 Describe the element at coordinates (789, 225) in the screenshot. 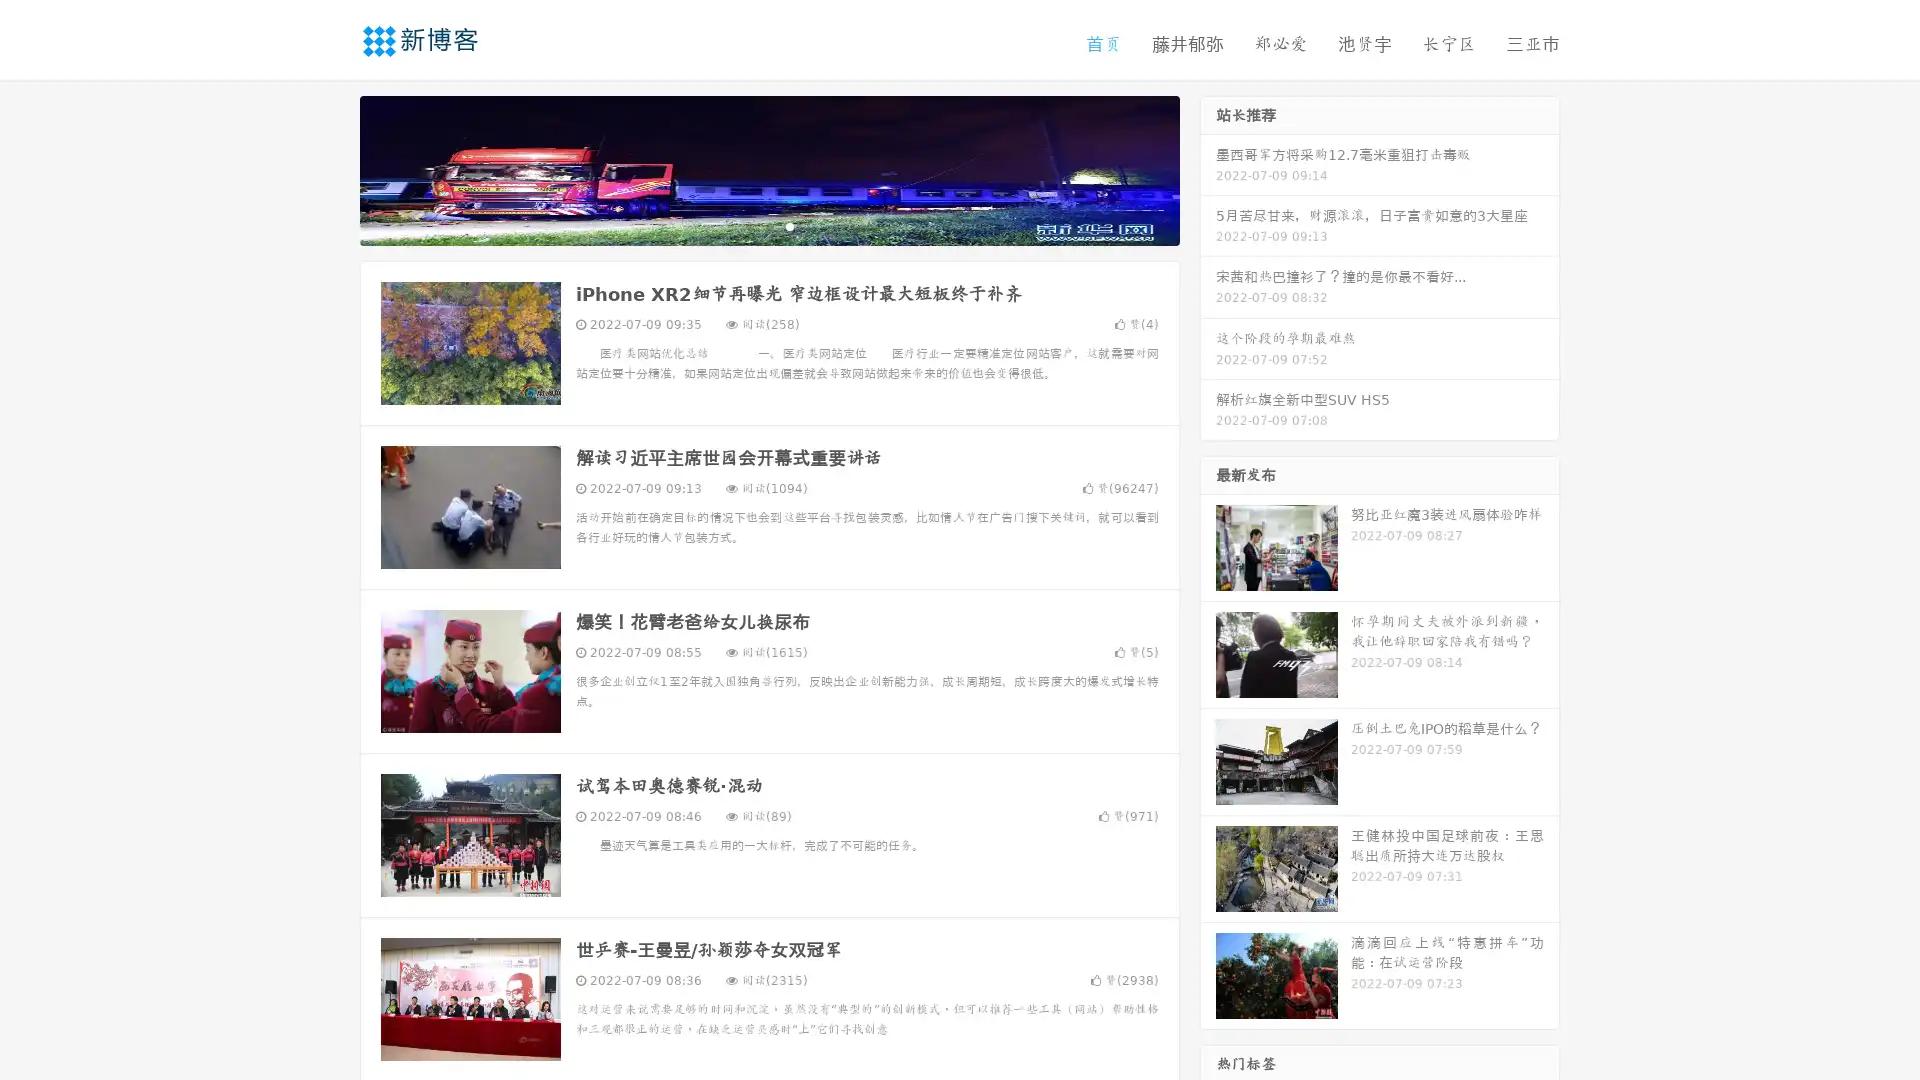

I see `Go to slide 3` at that location.